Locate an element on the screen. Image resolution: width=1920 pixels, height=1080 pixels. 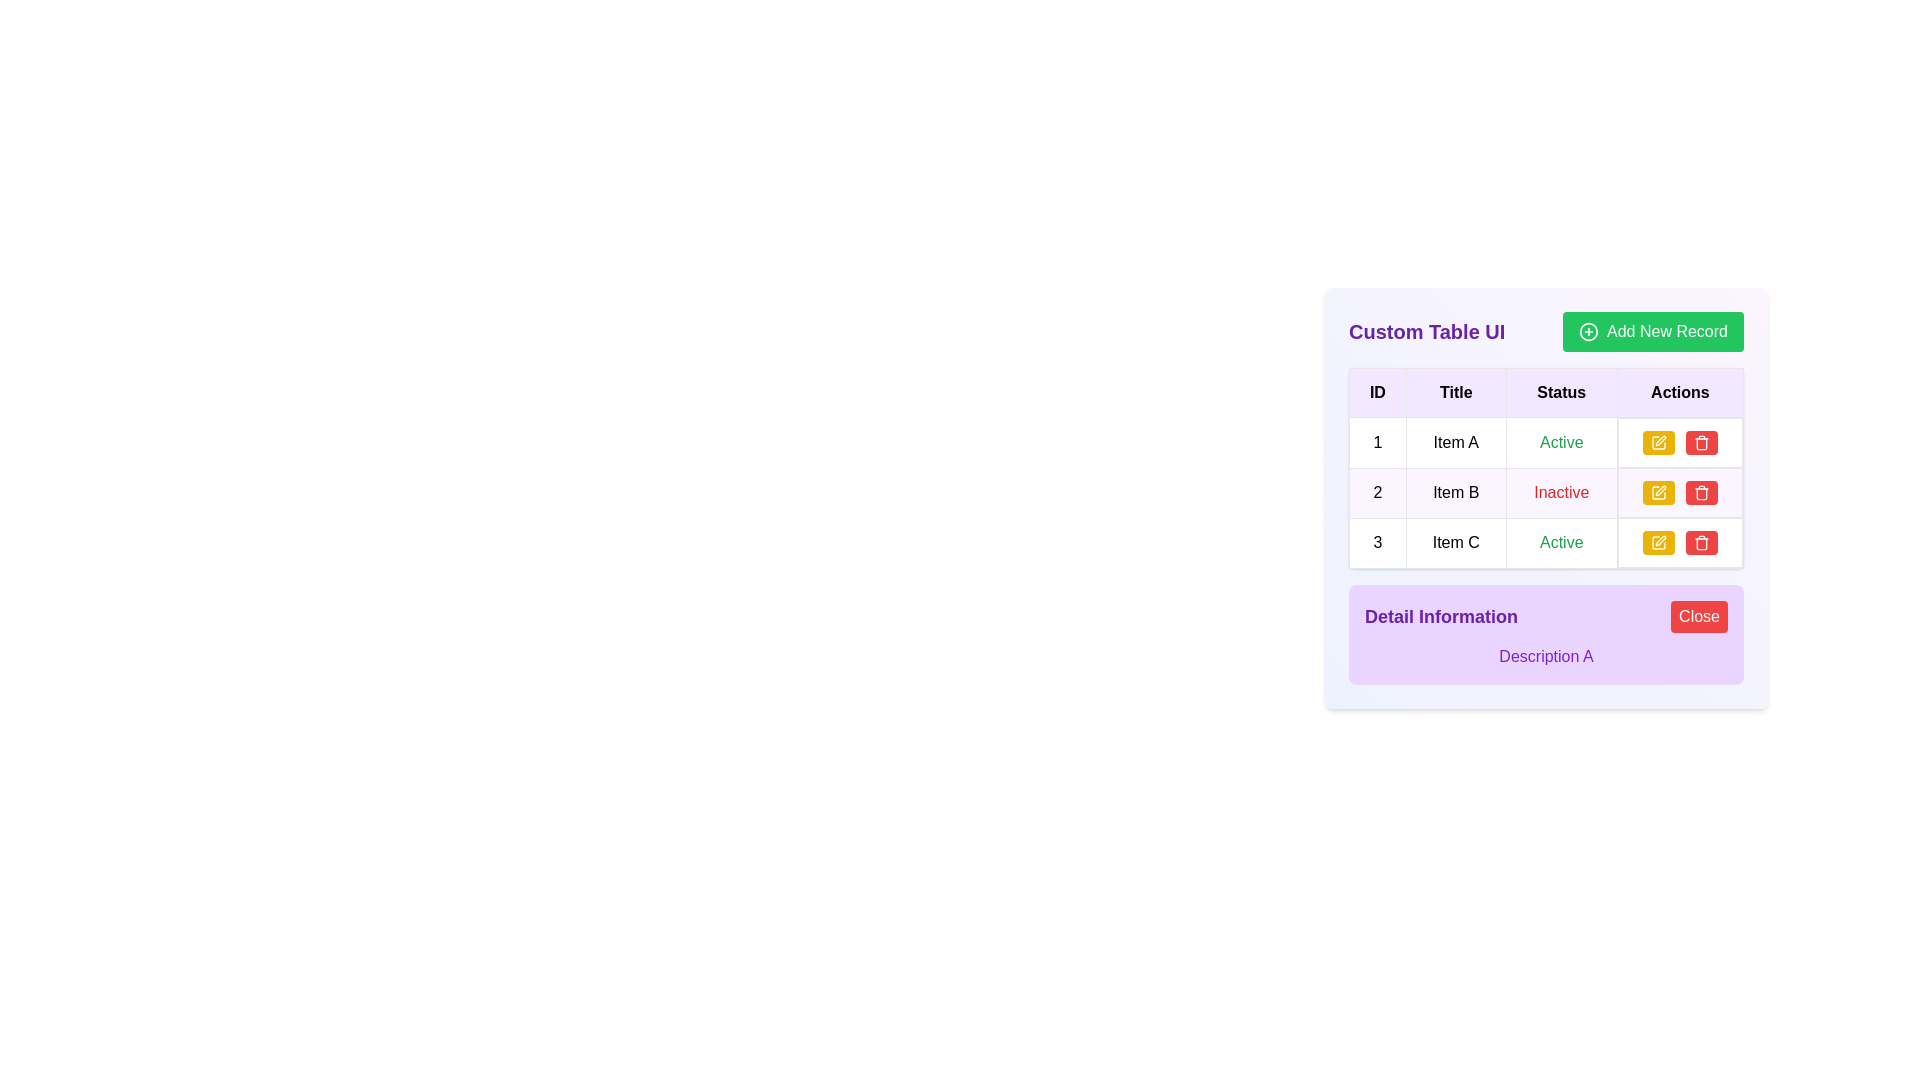
the 'Add New Record' button, which is a bright green rectangular button with rounded corners and a '+' icon, located at the upper-right corner of the 'Custom Table UI' section is located at coordinates (1653, 330).